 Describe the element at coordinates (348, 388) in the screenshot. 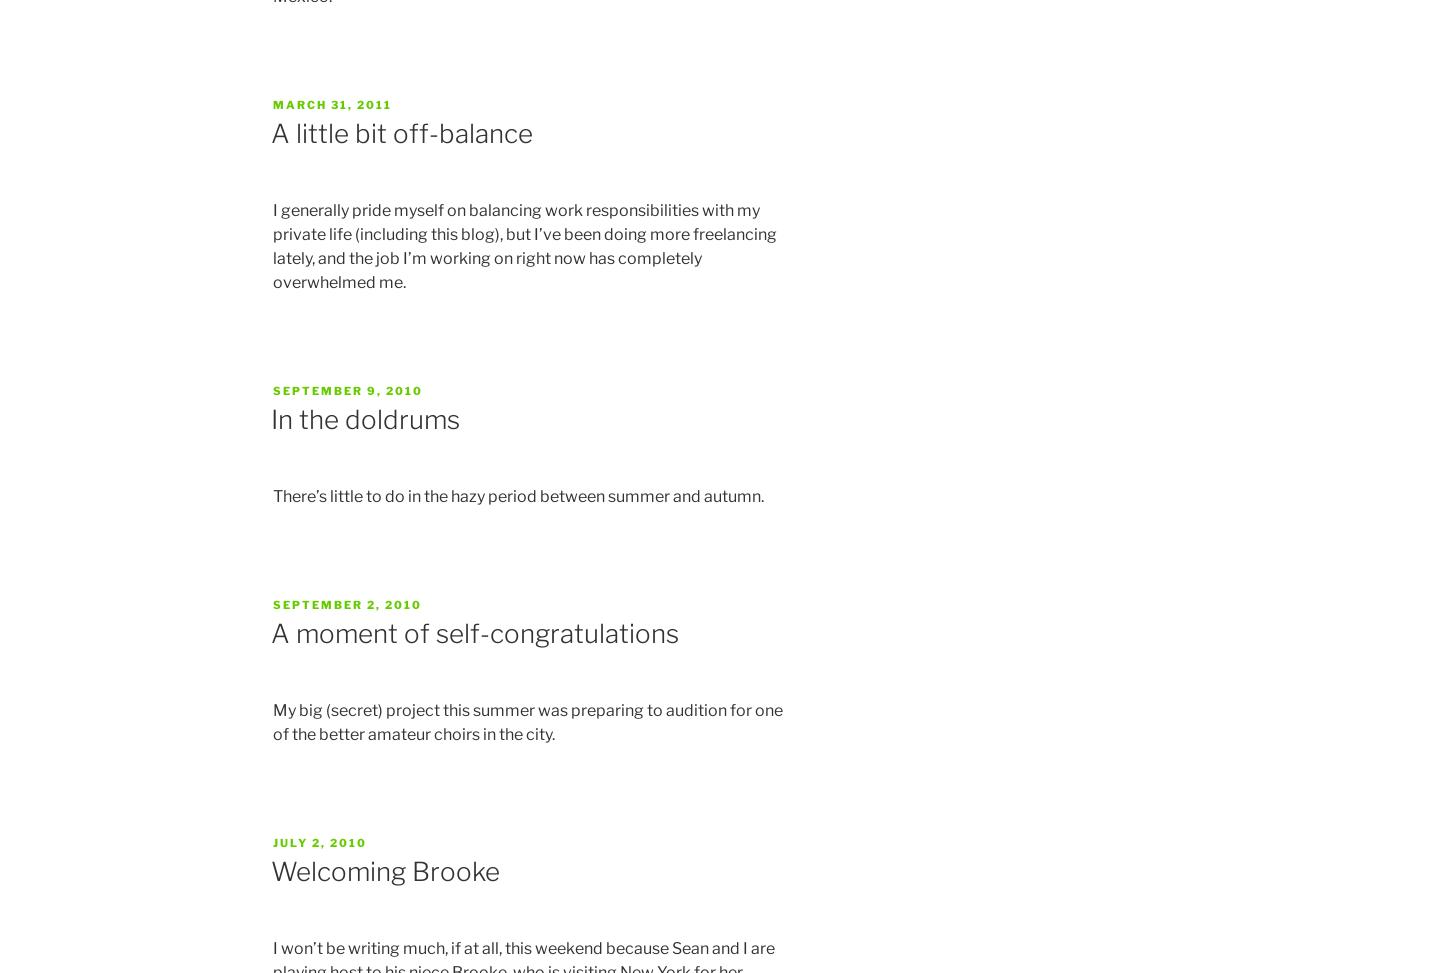

I see `'September 9, 2010'` at that location.